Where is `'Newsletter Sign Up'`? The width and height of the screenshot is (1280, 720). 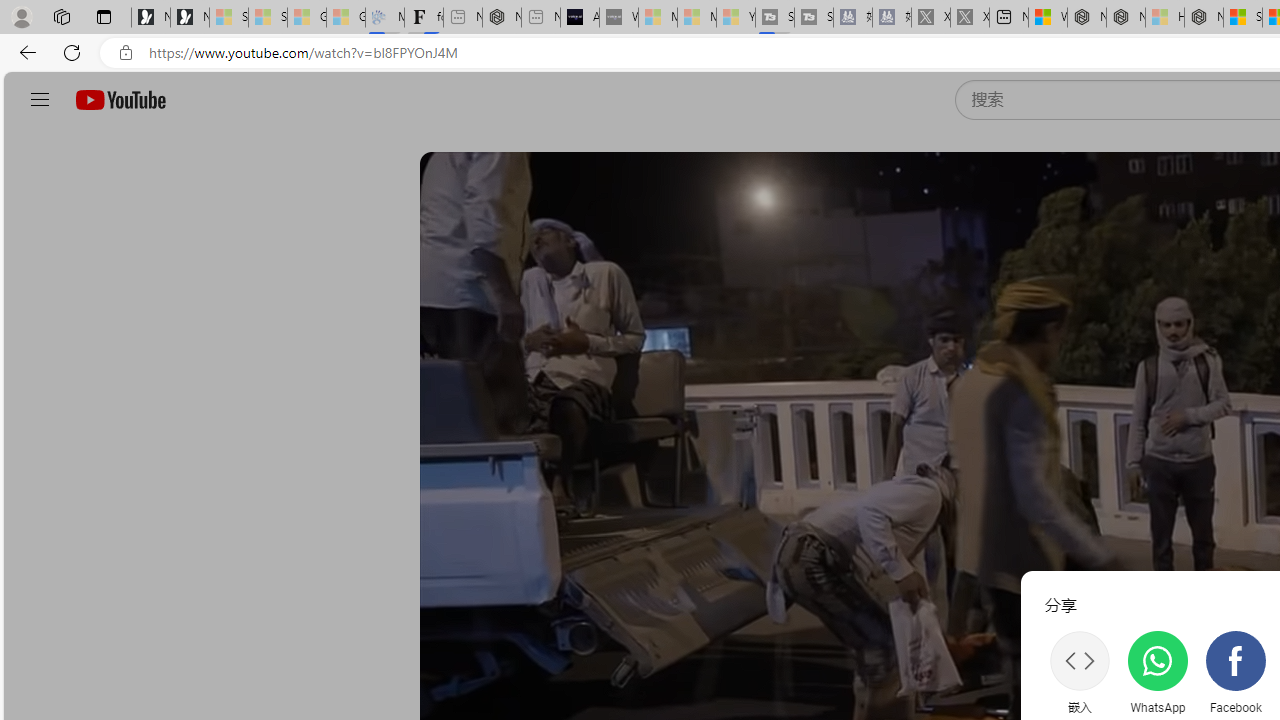
'Newsletter Sign Up' is located at coordinates (190, 17).